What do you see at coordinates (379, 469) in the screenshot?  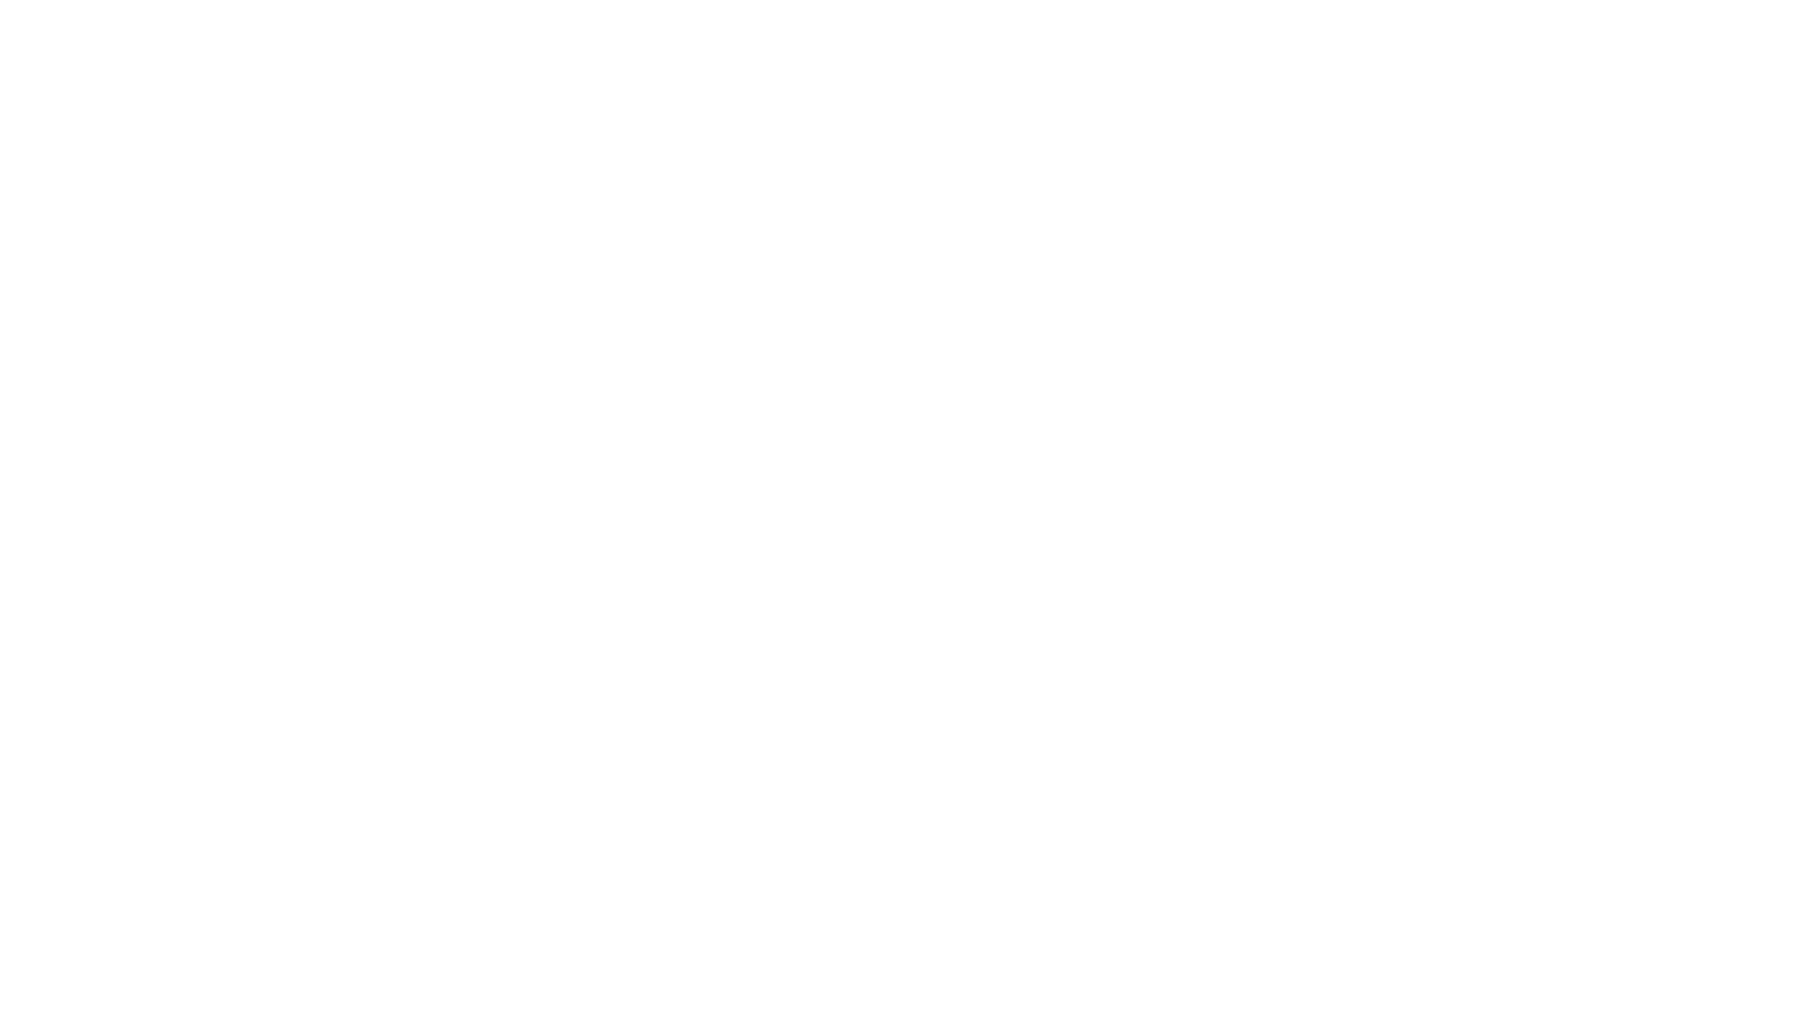 I see `'Lockdown.'` at bounding box center [379, 469].